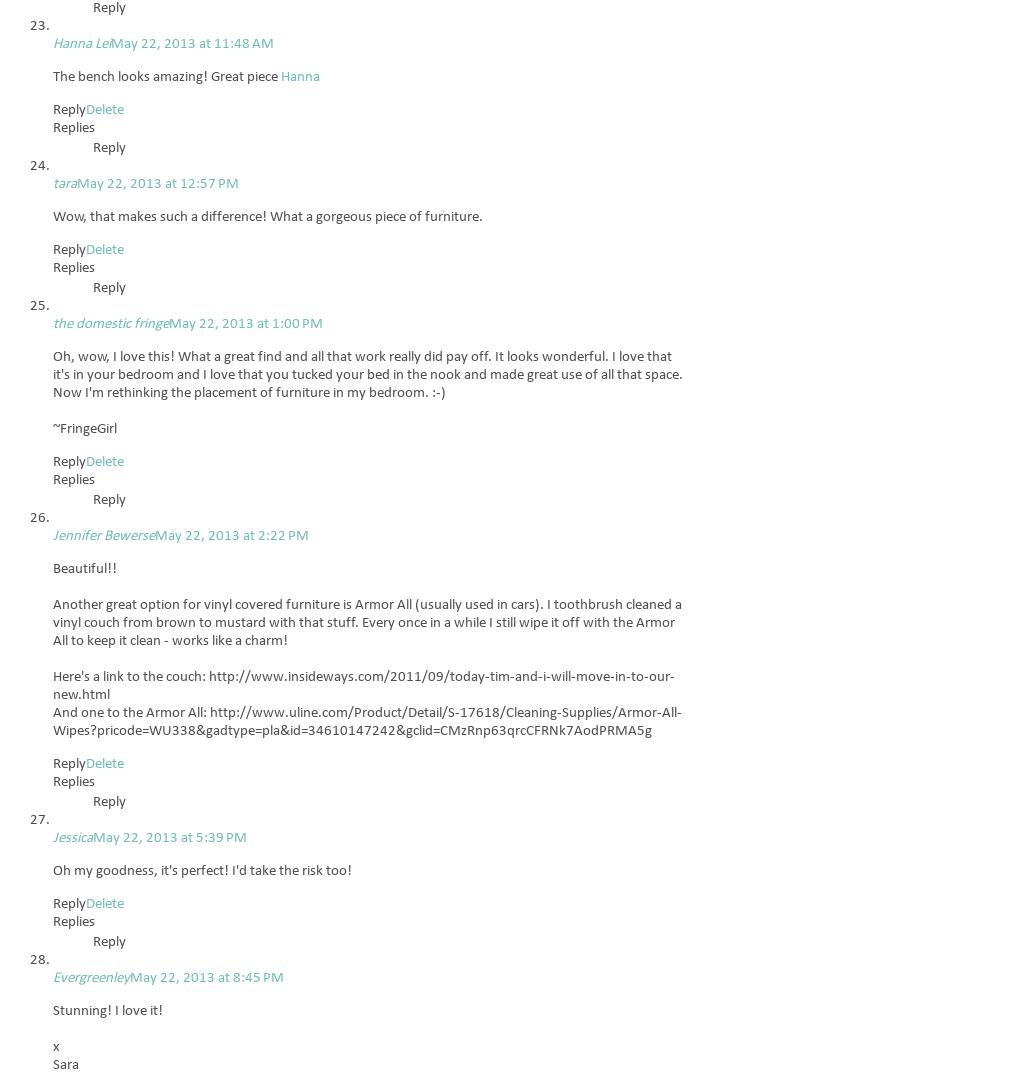 The height and width of the screenshot is (1079, 1013). Describe the element at coordinates (267, 216) in the screenshot. I see `'Wow, that makes such a difference! What a gorgeous piece of furniture.'` at that location.